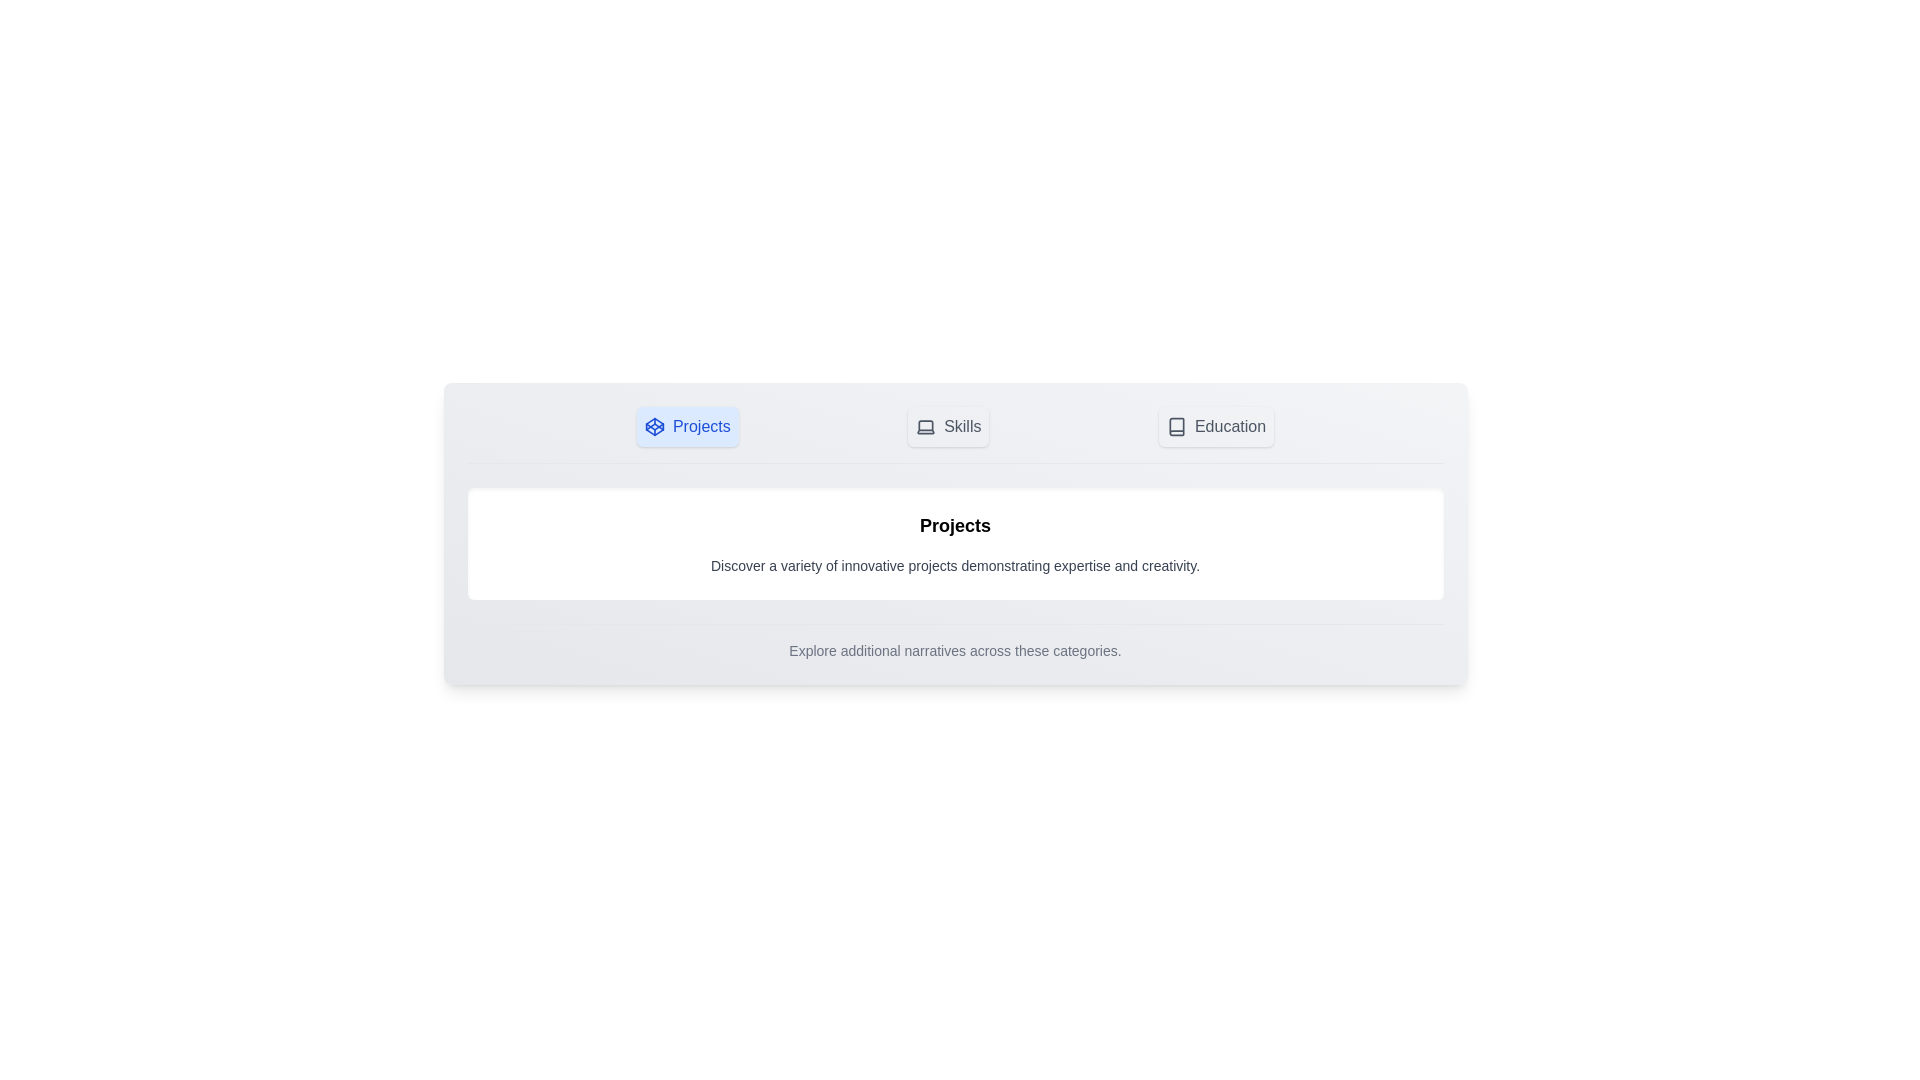 Image resolution: width=1920 pixels, height=1080 pixels. What do you see at coordinates (1215, 426) in the screenshot?
I see `the 'Education' button, which is the third item in a horizontal row of buttons labeled 'Projects,' 'Skills,' and 'Education,'` at bounding box center [1215, 426].